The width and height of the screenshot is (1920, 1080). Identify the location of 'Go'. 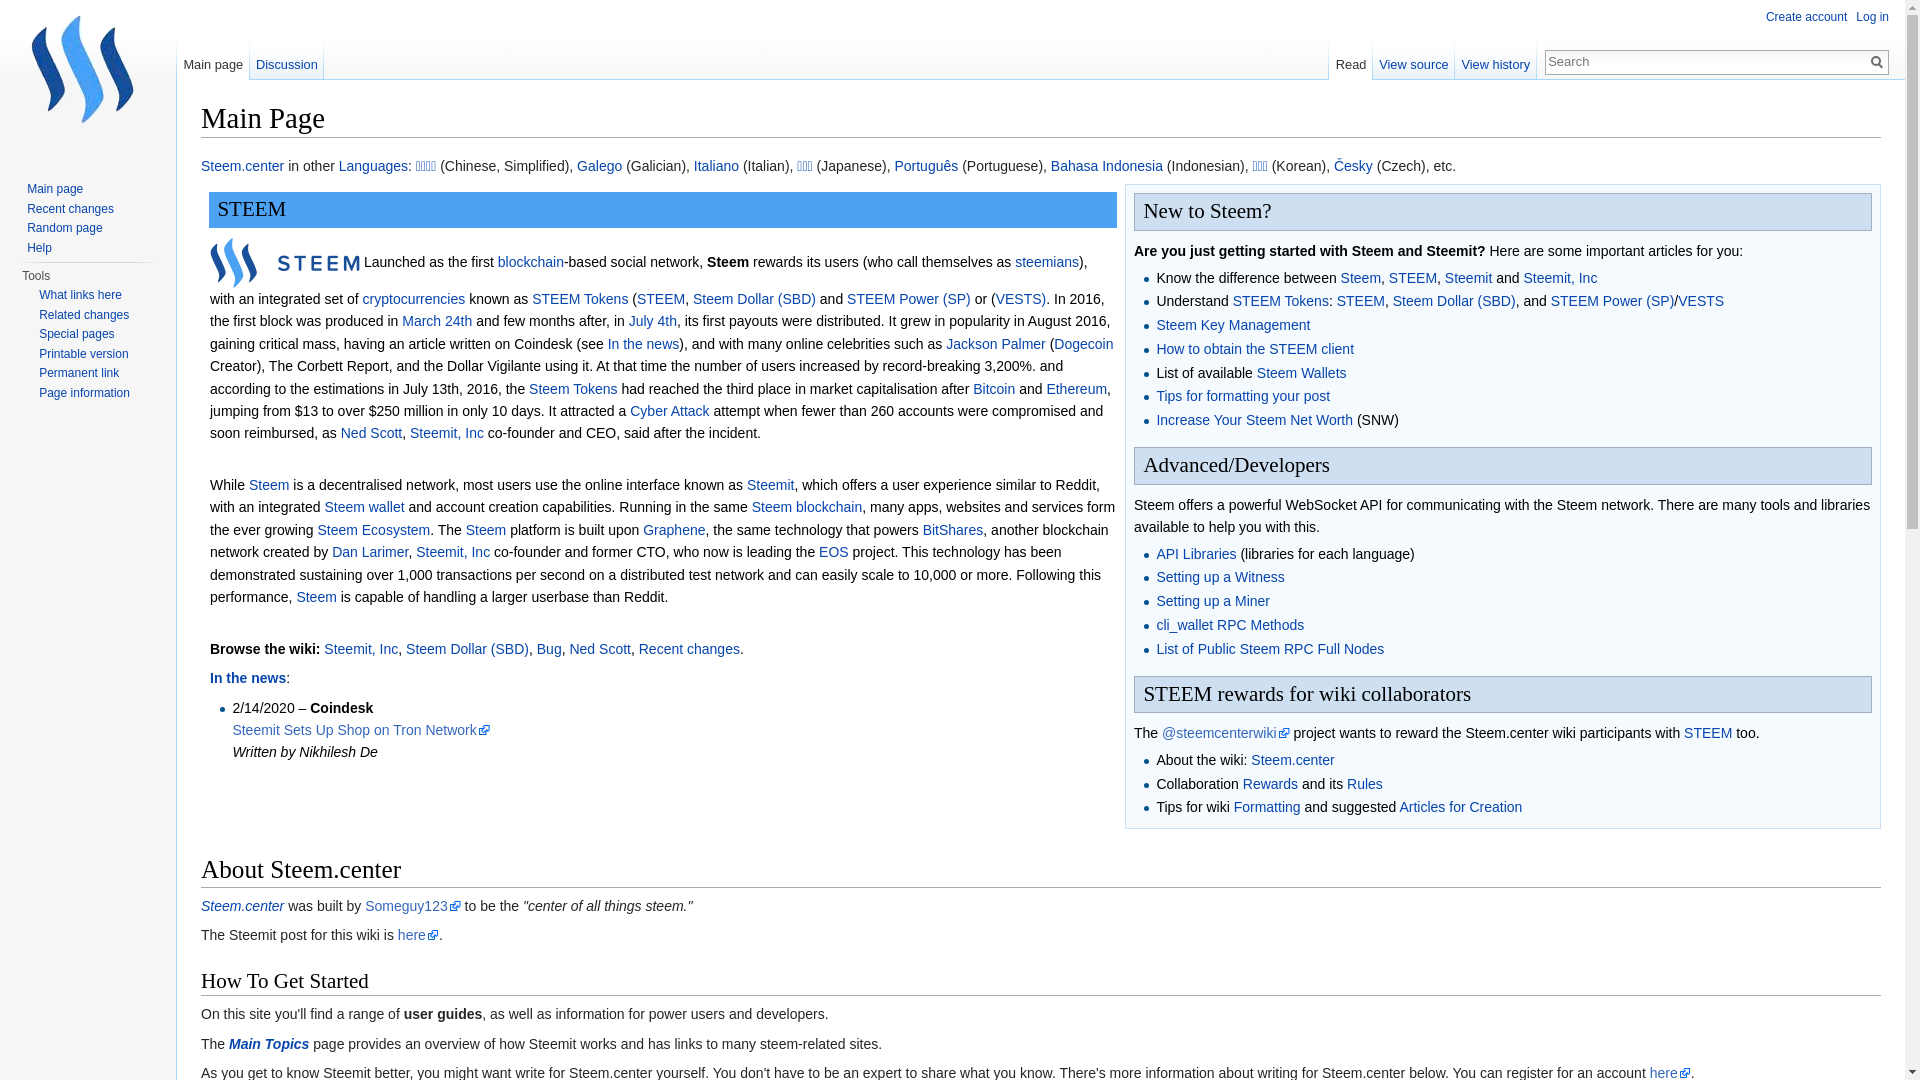
(1865, 60).